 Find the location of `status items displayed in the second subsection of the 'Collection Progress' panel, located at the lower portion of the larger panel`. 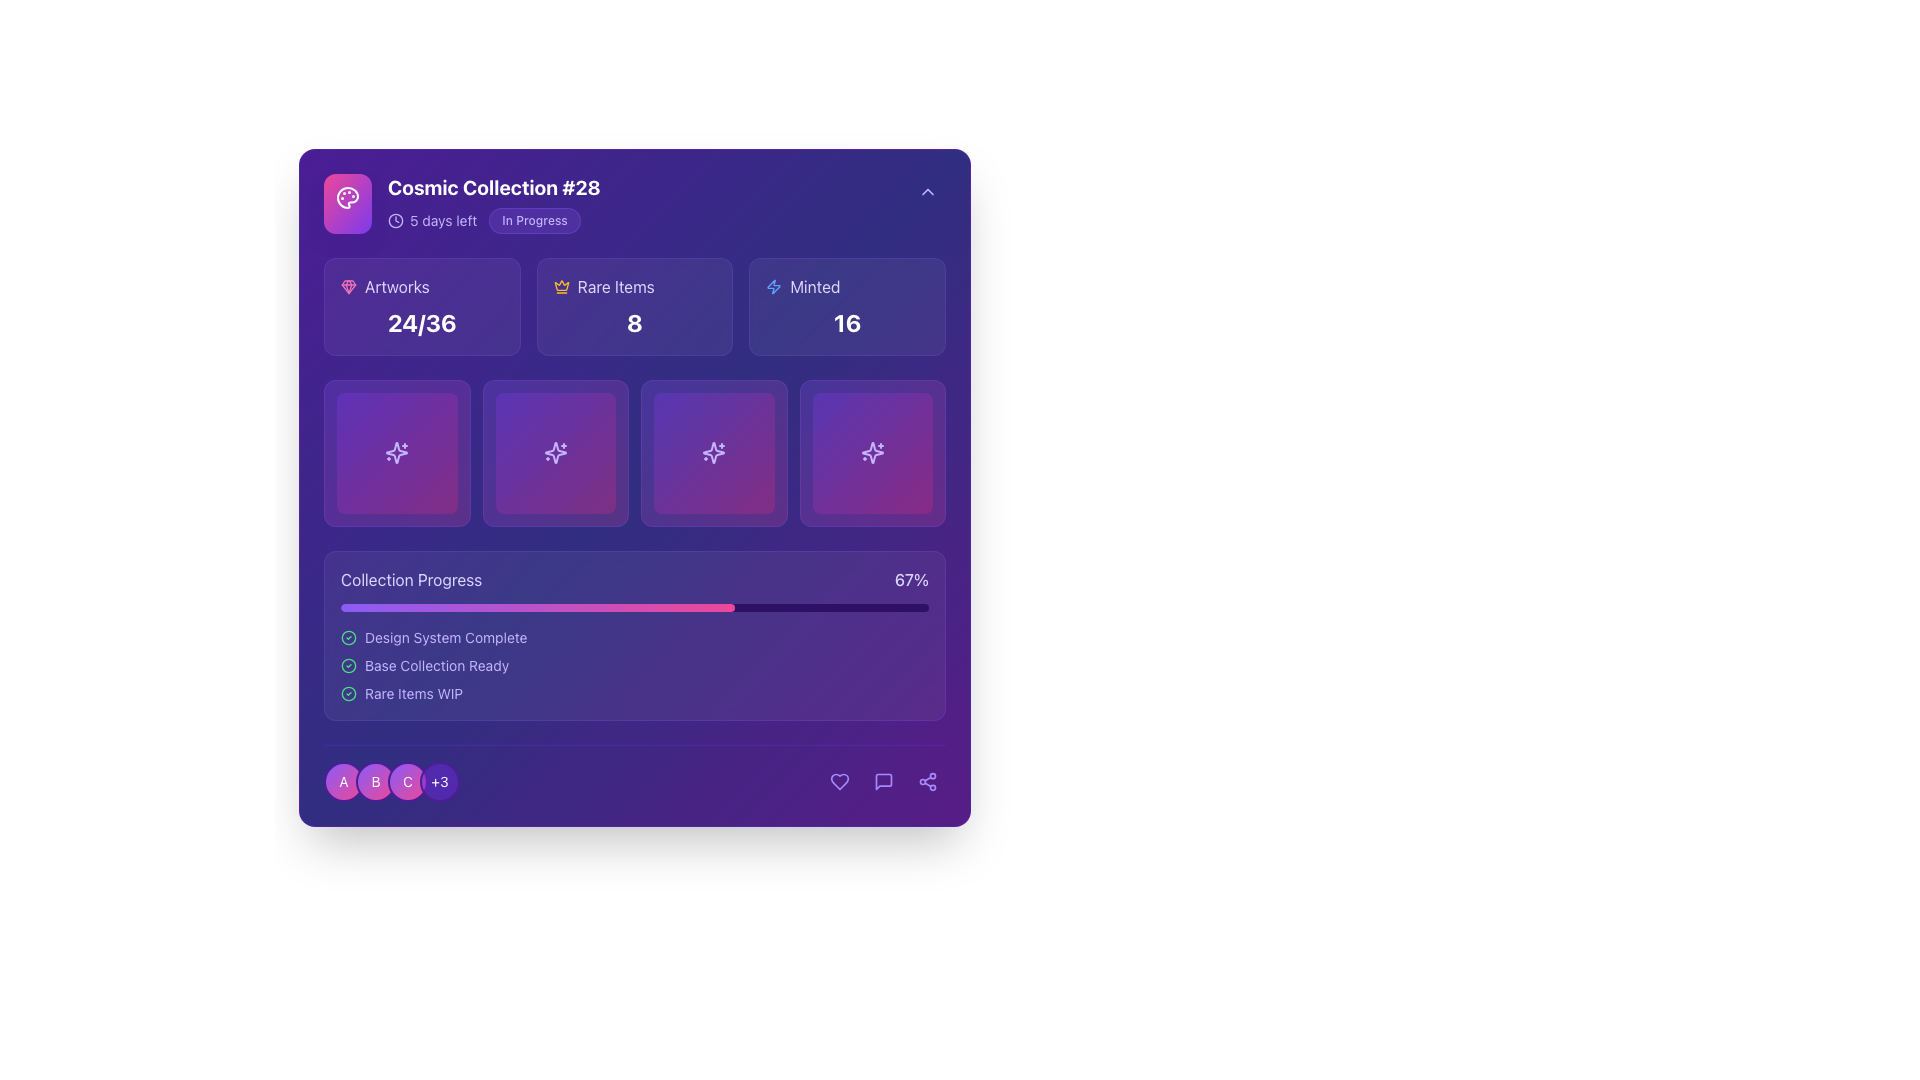

status items displayed in the second subsection of the 'Collection Progress' panel, located at the lower portion of the larger panel is located at coordinates (633, 664).